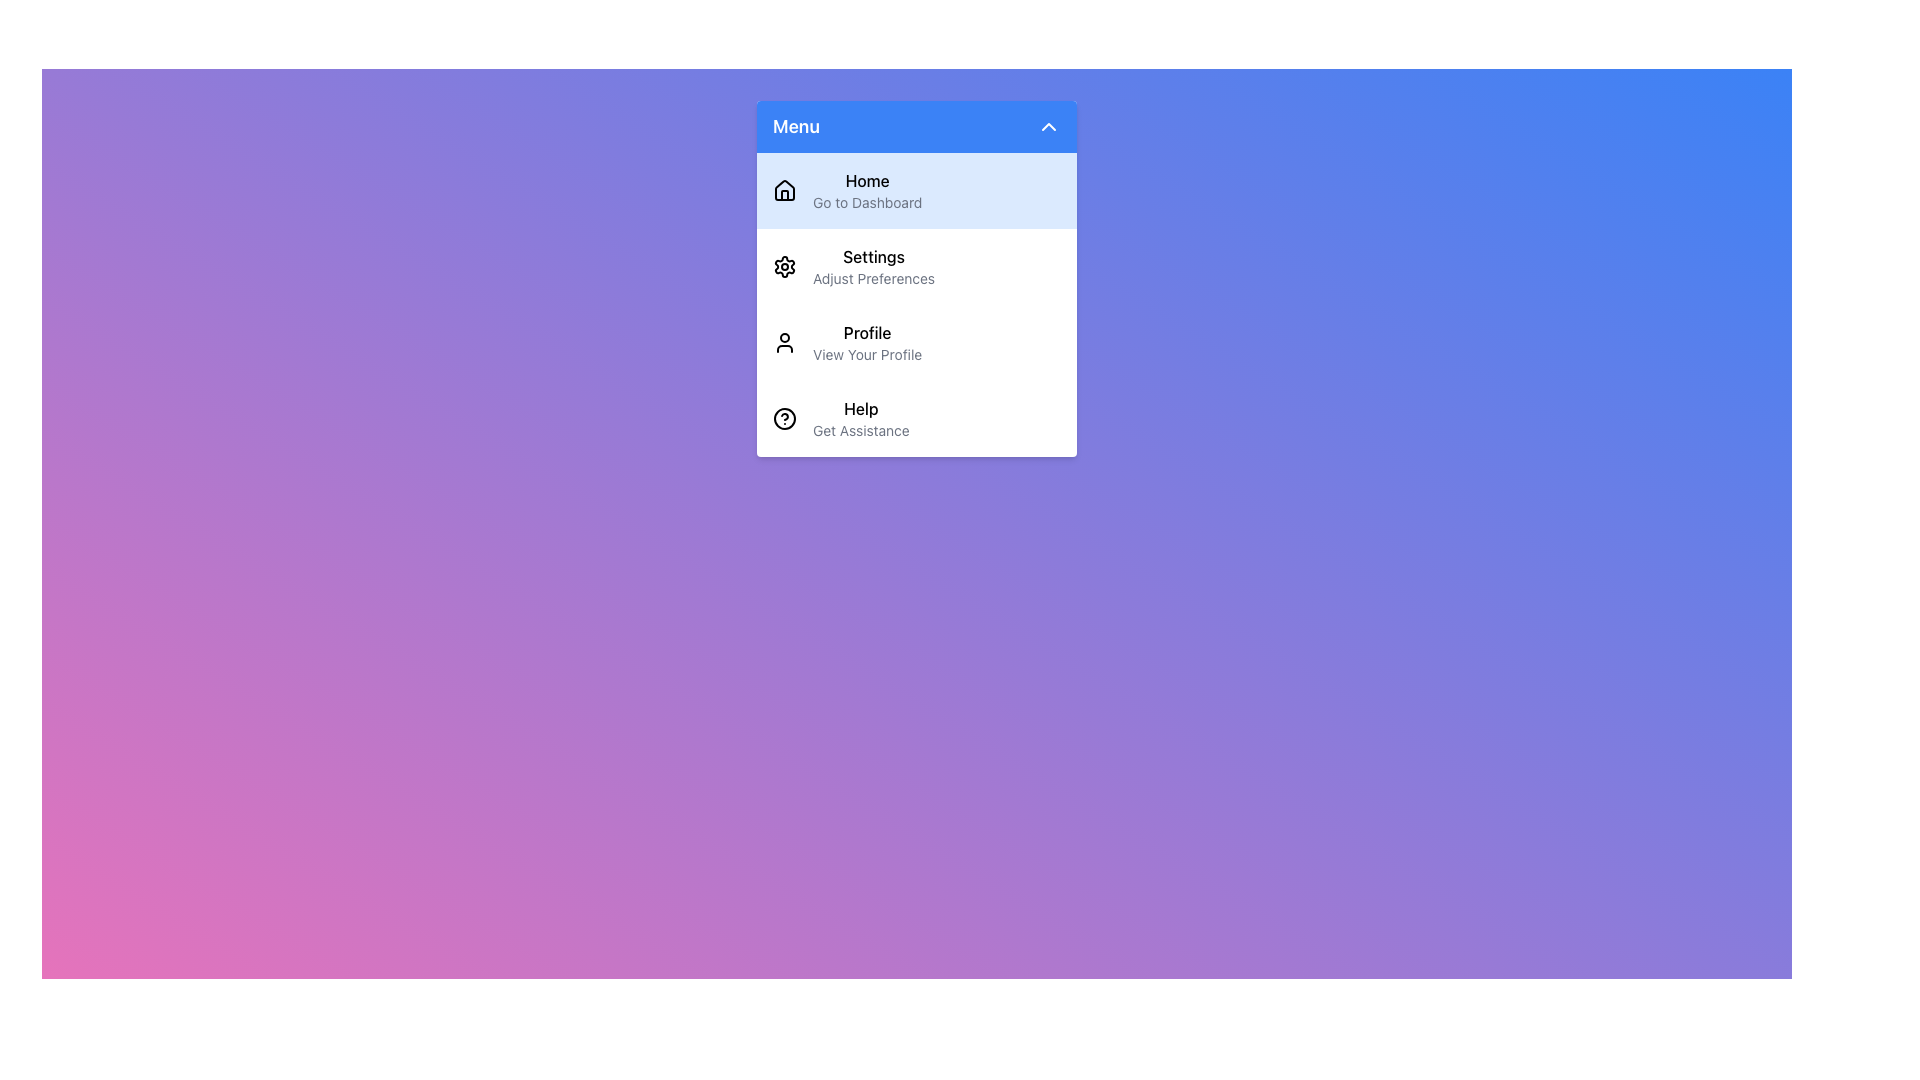  I want to click on the appearance of the circular help icon with a question mark, located at the far left of the 'Help Get Assistance' menu item, so click(784, 418).